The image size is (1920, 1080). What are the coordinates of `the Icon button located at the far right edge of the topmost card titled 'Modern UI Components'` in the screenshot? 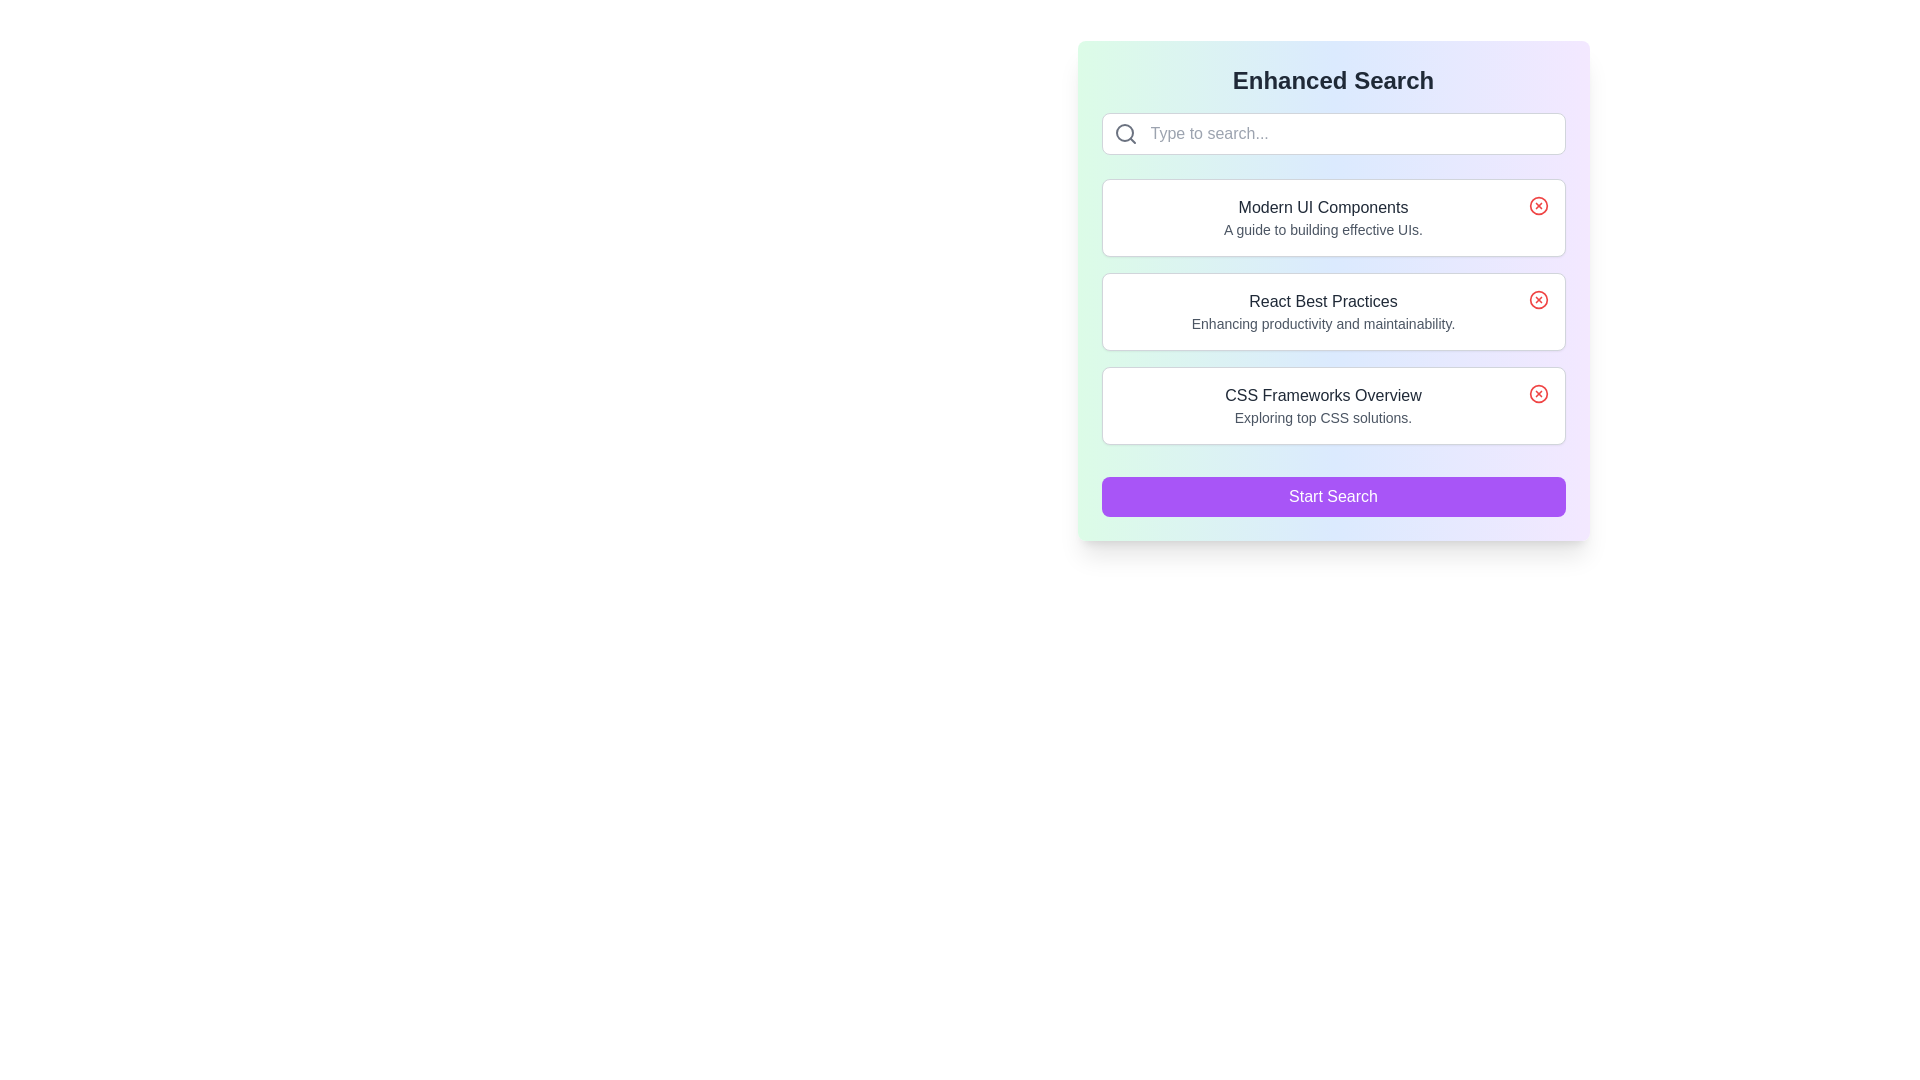 It's located at (1537, 205).